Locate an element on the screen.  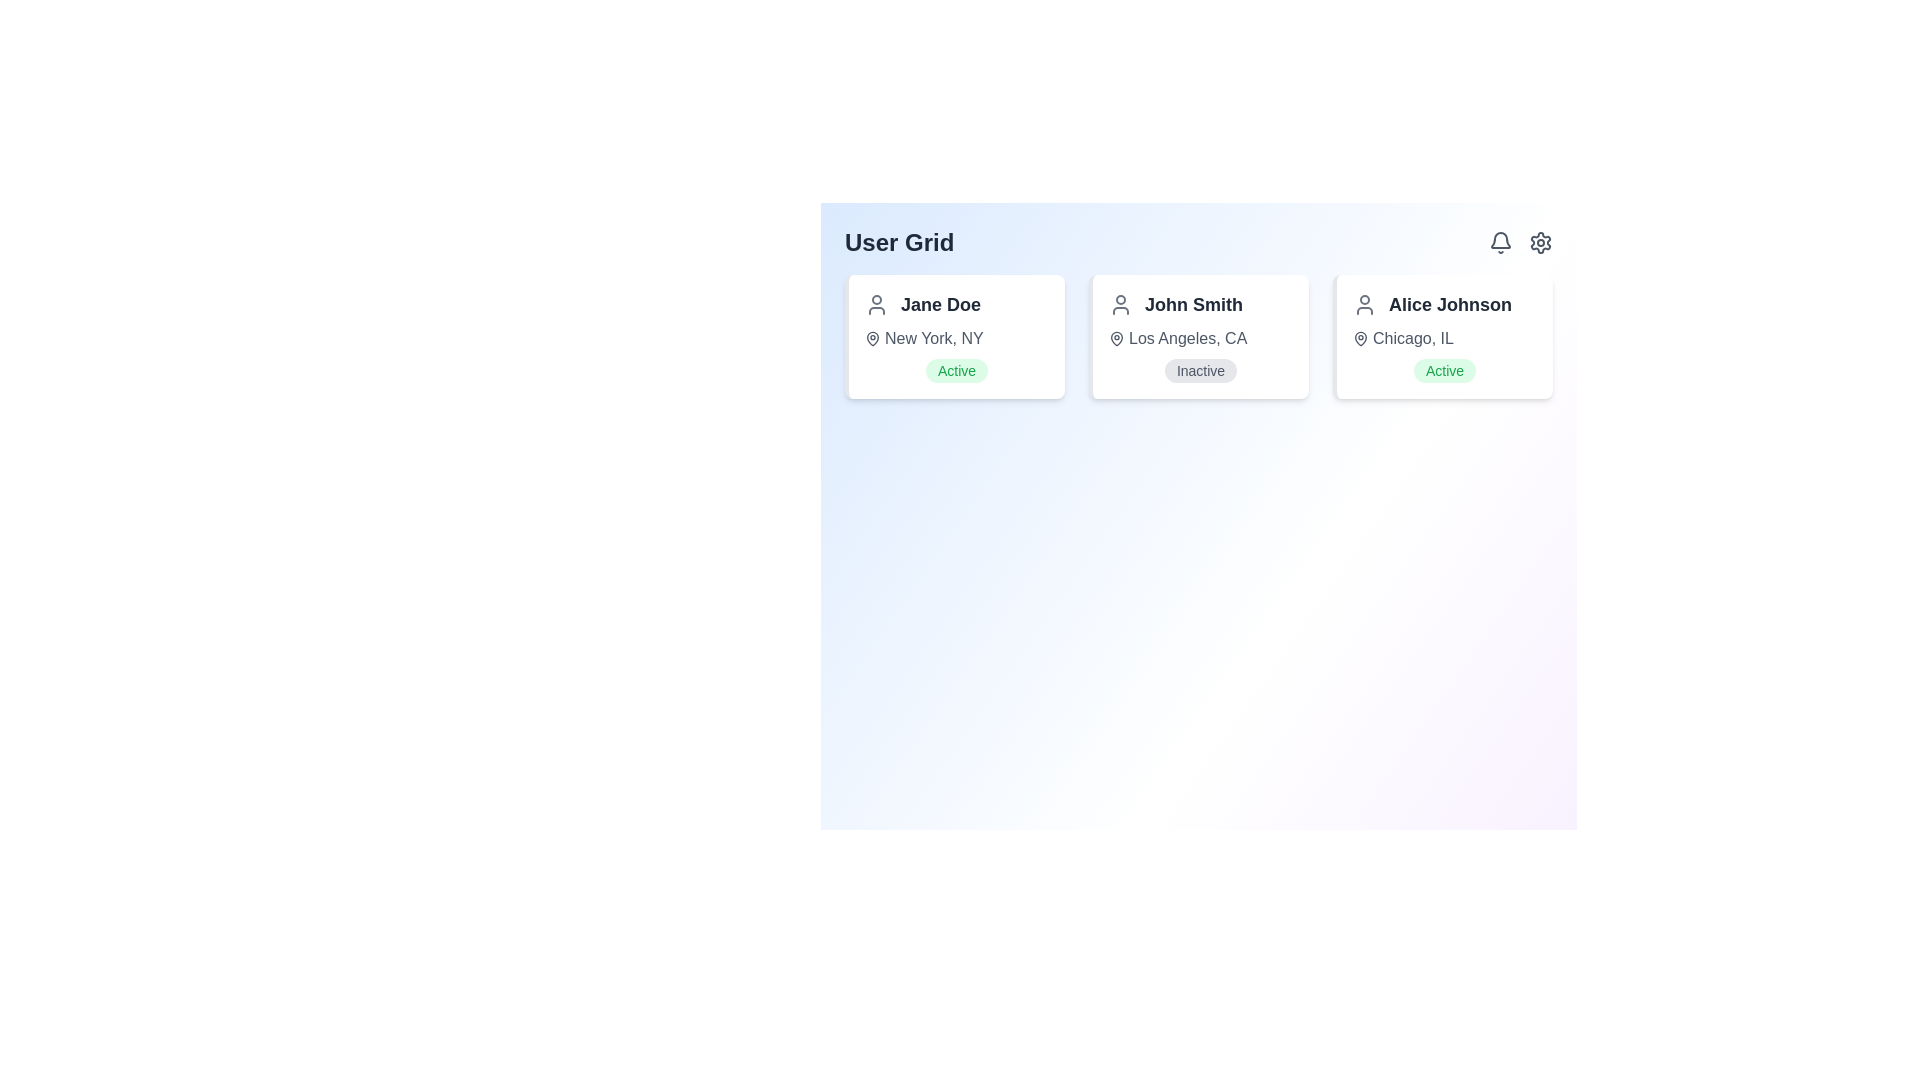
the Location display element indicating 'Chicago, IL' within the card titled 'Alice Johnson' is located at coordinates (1444, 338).